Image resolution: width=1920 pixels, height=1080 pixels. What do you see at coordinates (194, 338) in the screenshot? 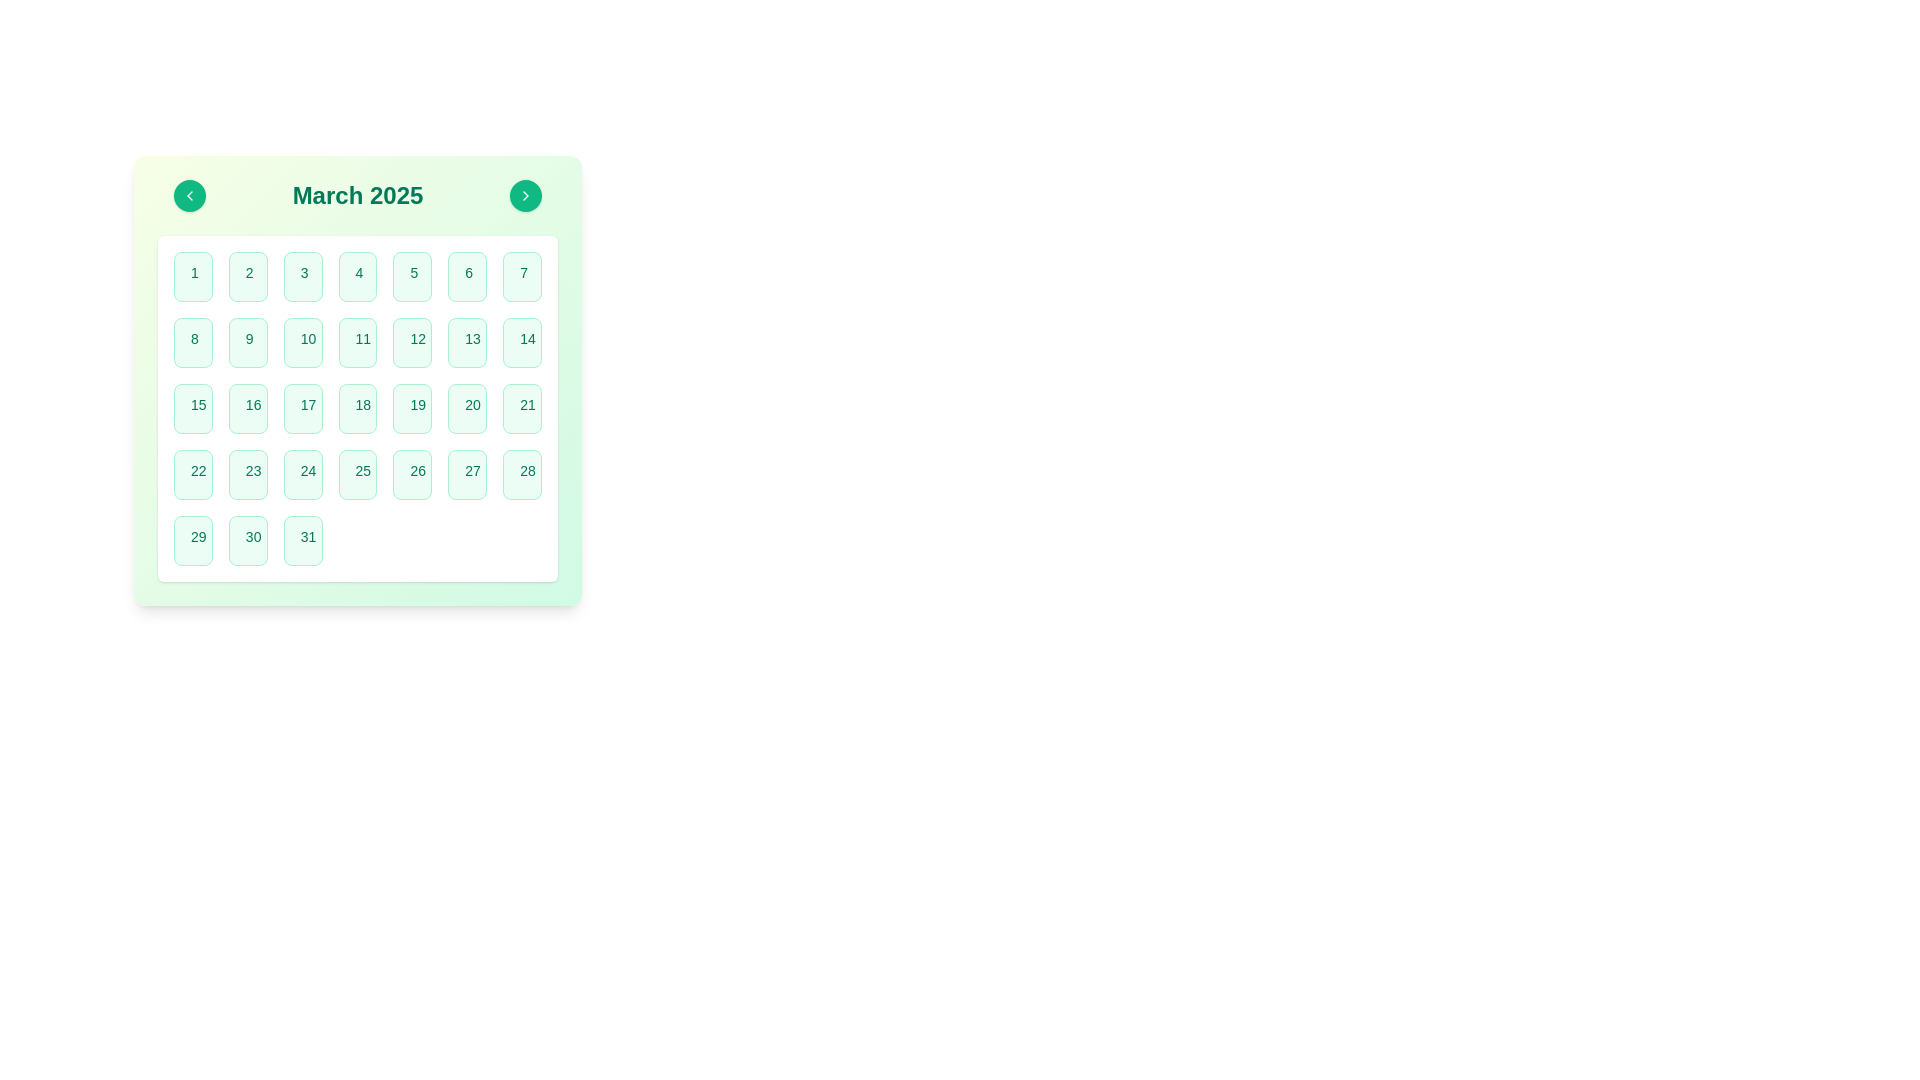
I see `text label displaying the numeric date '8' in the calendar grid, which is located in the second row and first column of the calendar layout` at bounding box center [194, 338].